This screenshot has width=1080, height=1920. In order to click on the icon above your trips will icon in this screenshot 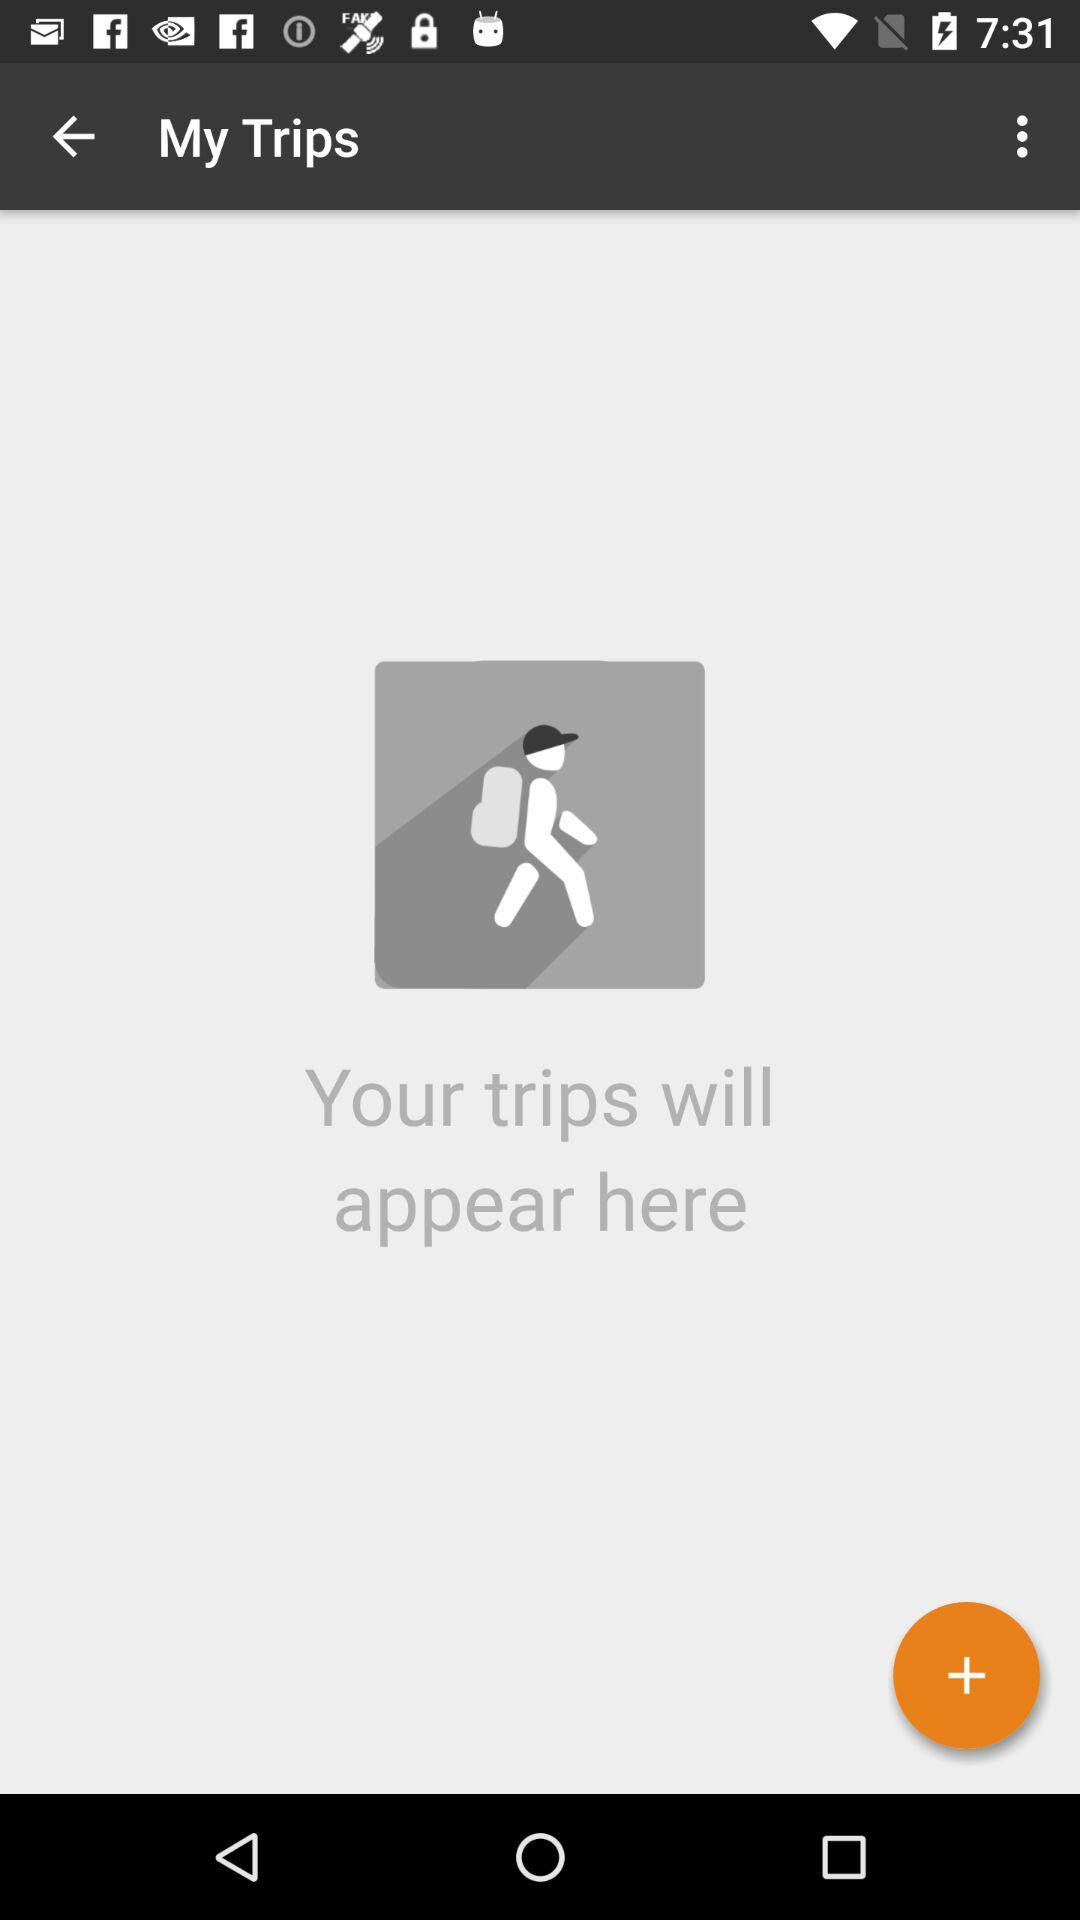, I will do `click(72, 135)`.